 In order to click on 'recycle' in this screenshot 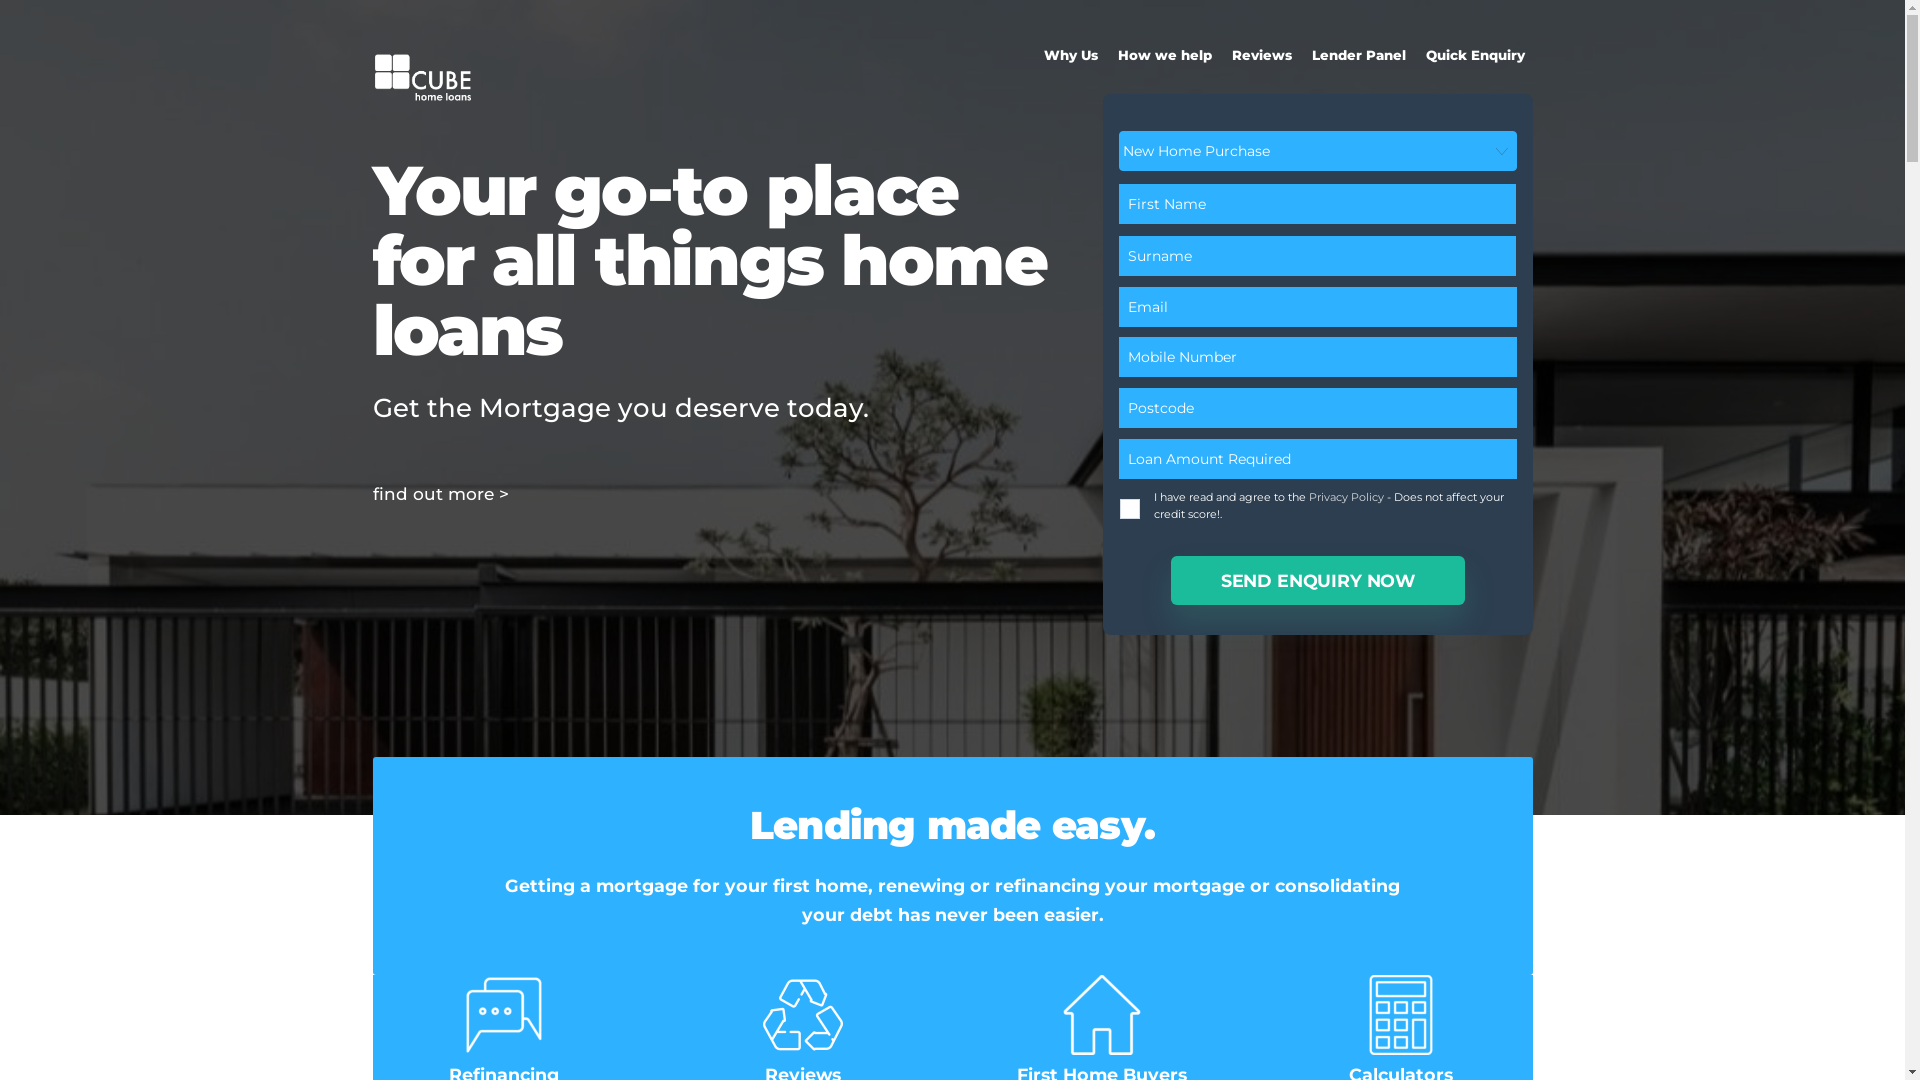, I will do `click(802, 1014)`.